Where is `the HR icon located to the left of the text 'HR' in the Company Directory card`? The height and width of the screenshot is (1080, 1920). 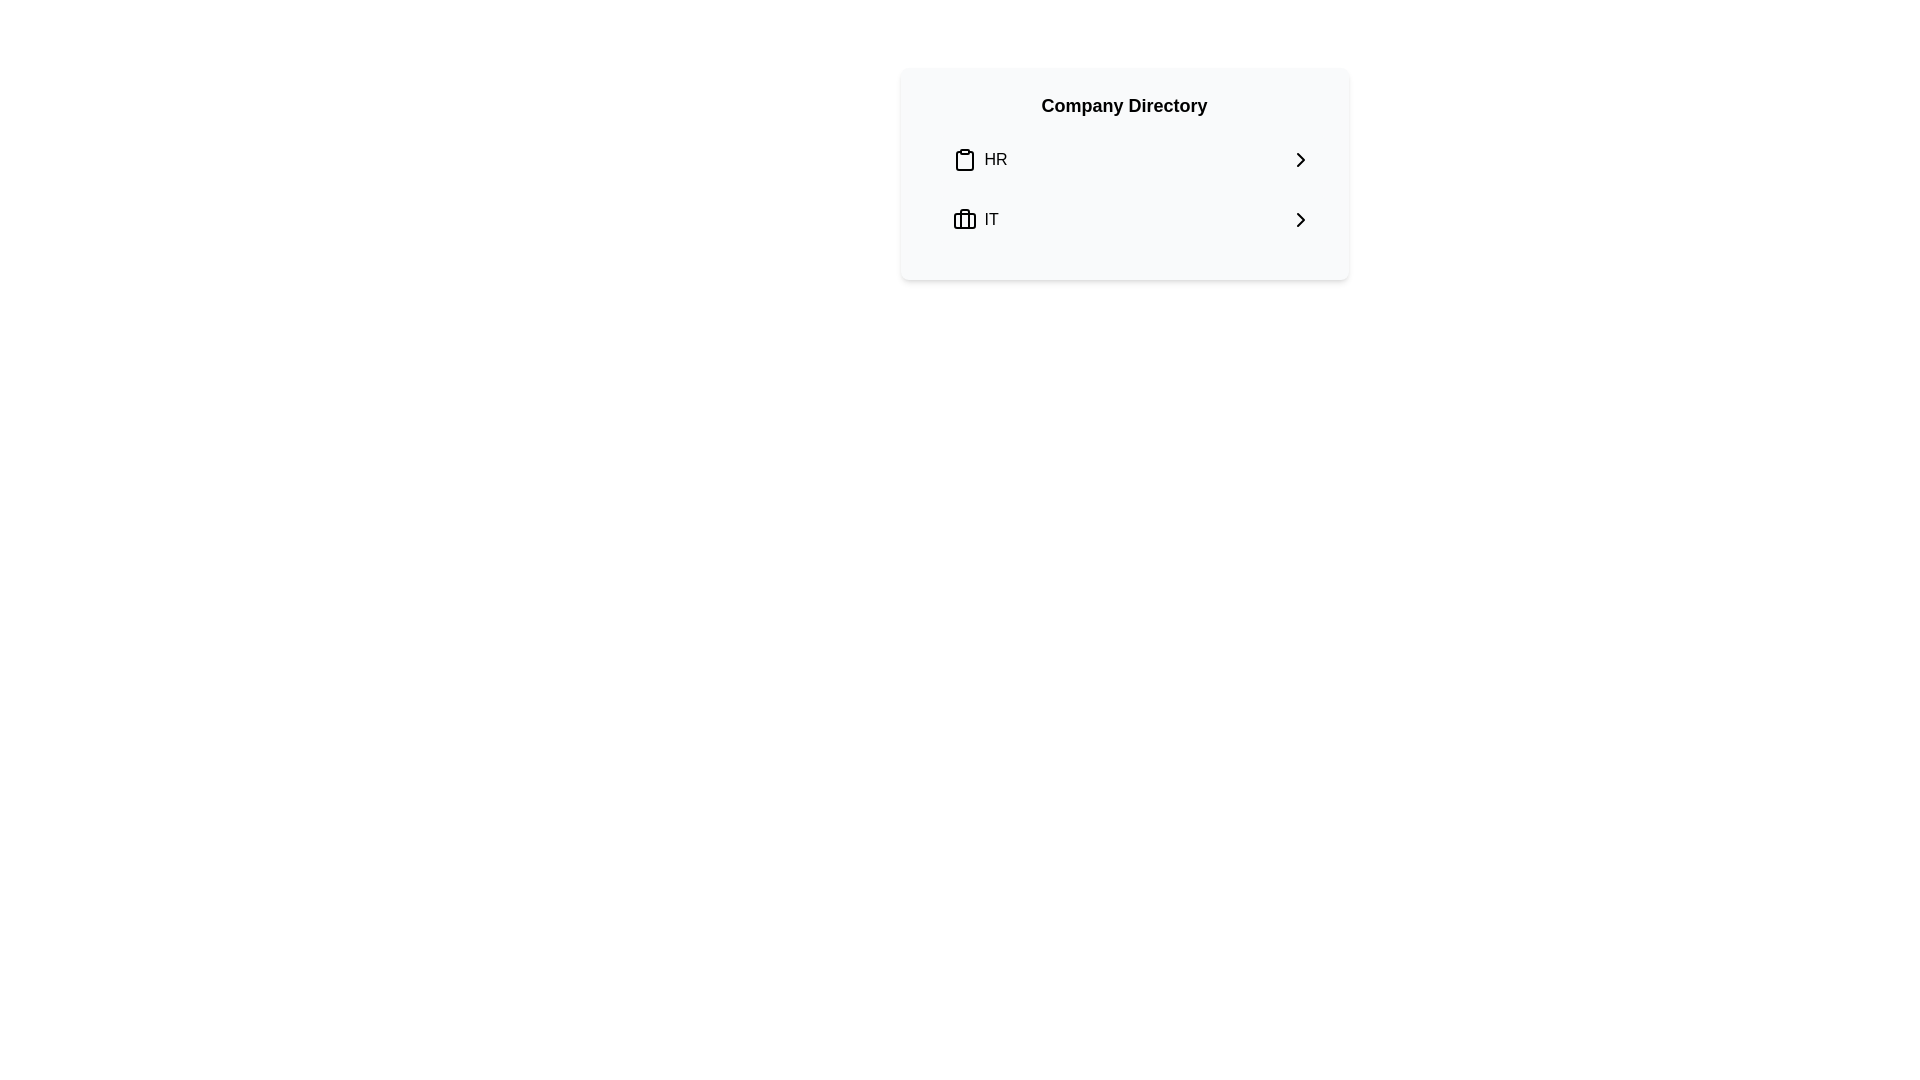
the HR icon located to the left of the text 'HR' in the Company Directory card is located at coordinates (964, 158).